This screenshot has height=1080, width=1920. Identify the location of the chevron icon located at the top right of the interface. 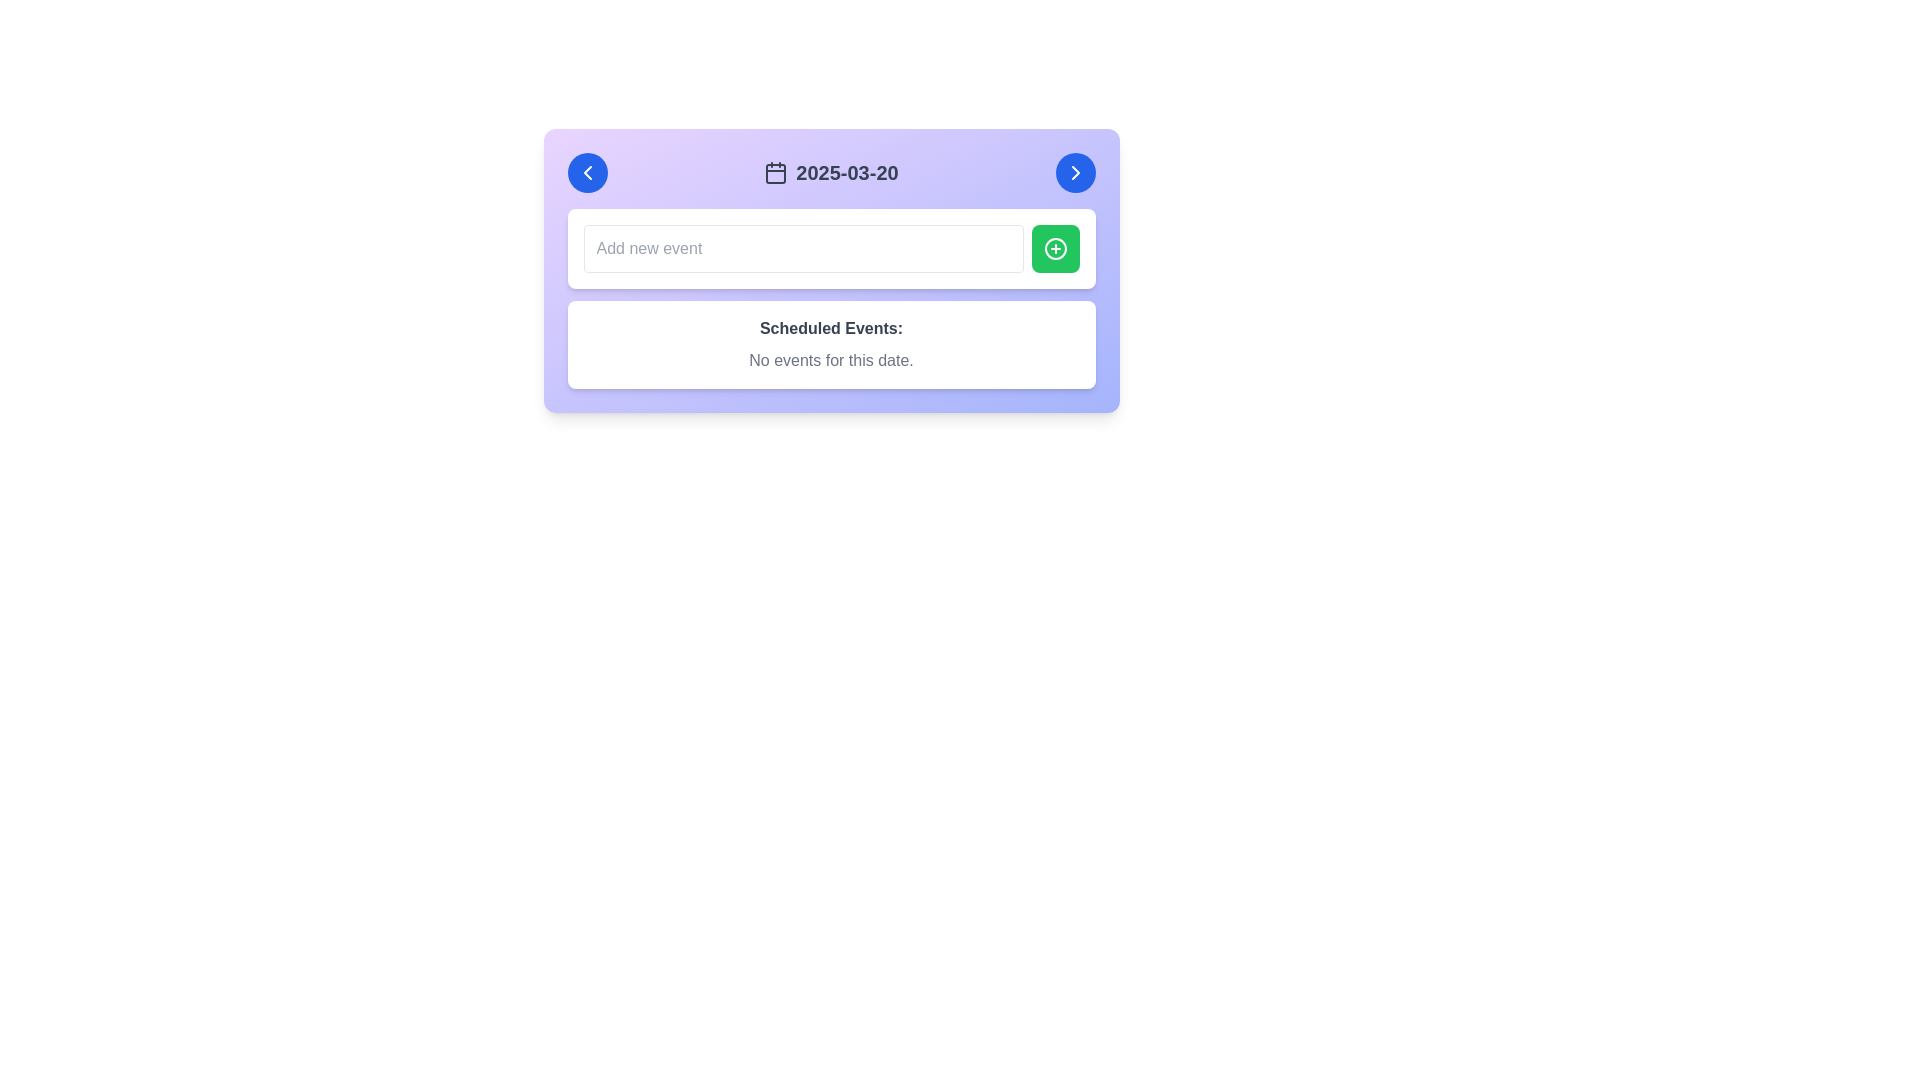
(1074, 172).